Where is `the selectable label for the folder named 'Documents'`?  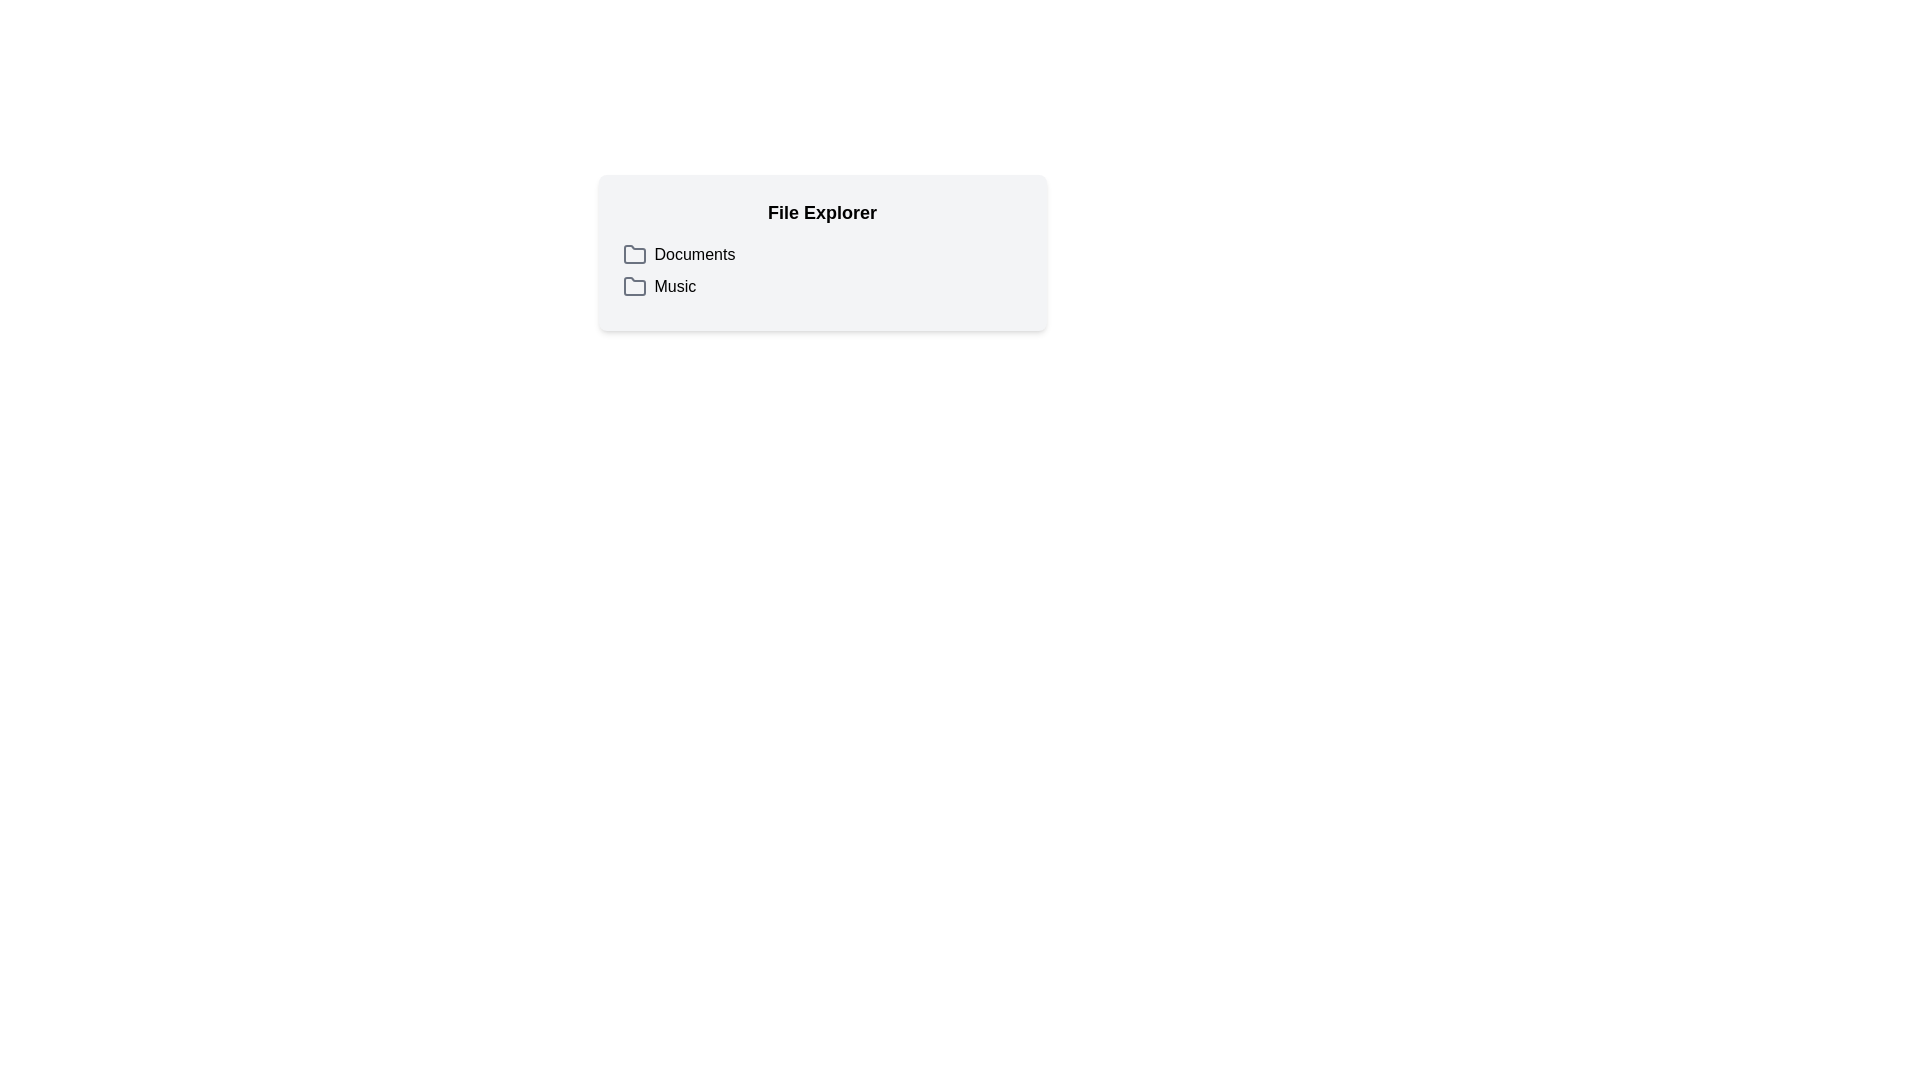
the selectable label for the folder named 'Documents' is located at coordinates (695, 253).